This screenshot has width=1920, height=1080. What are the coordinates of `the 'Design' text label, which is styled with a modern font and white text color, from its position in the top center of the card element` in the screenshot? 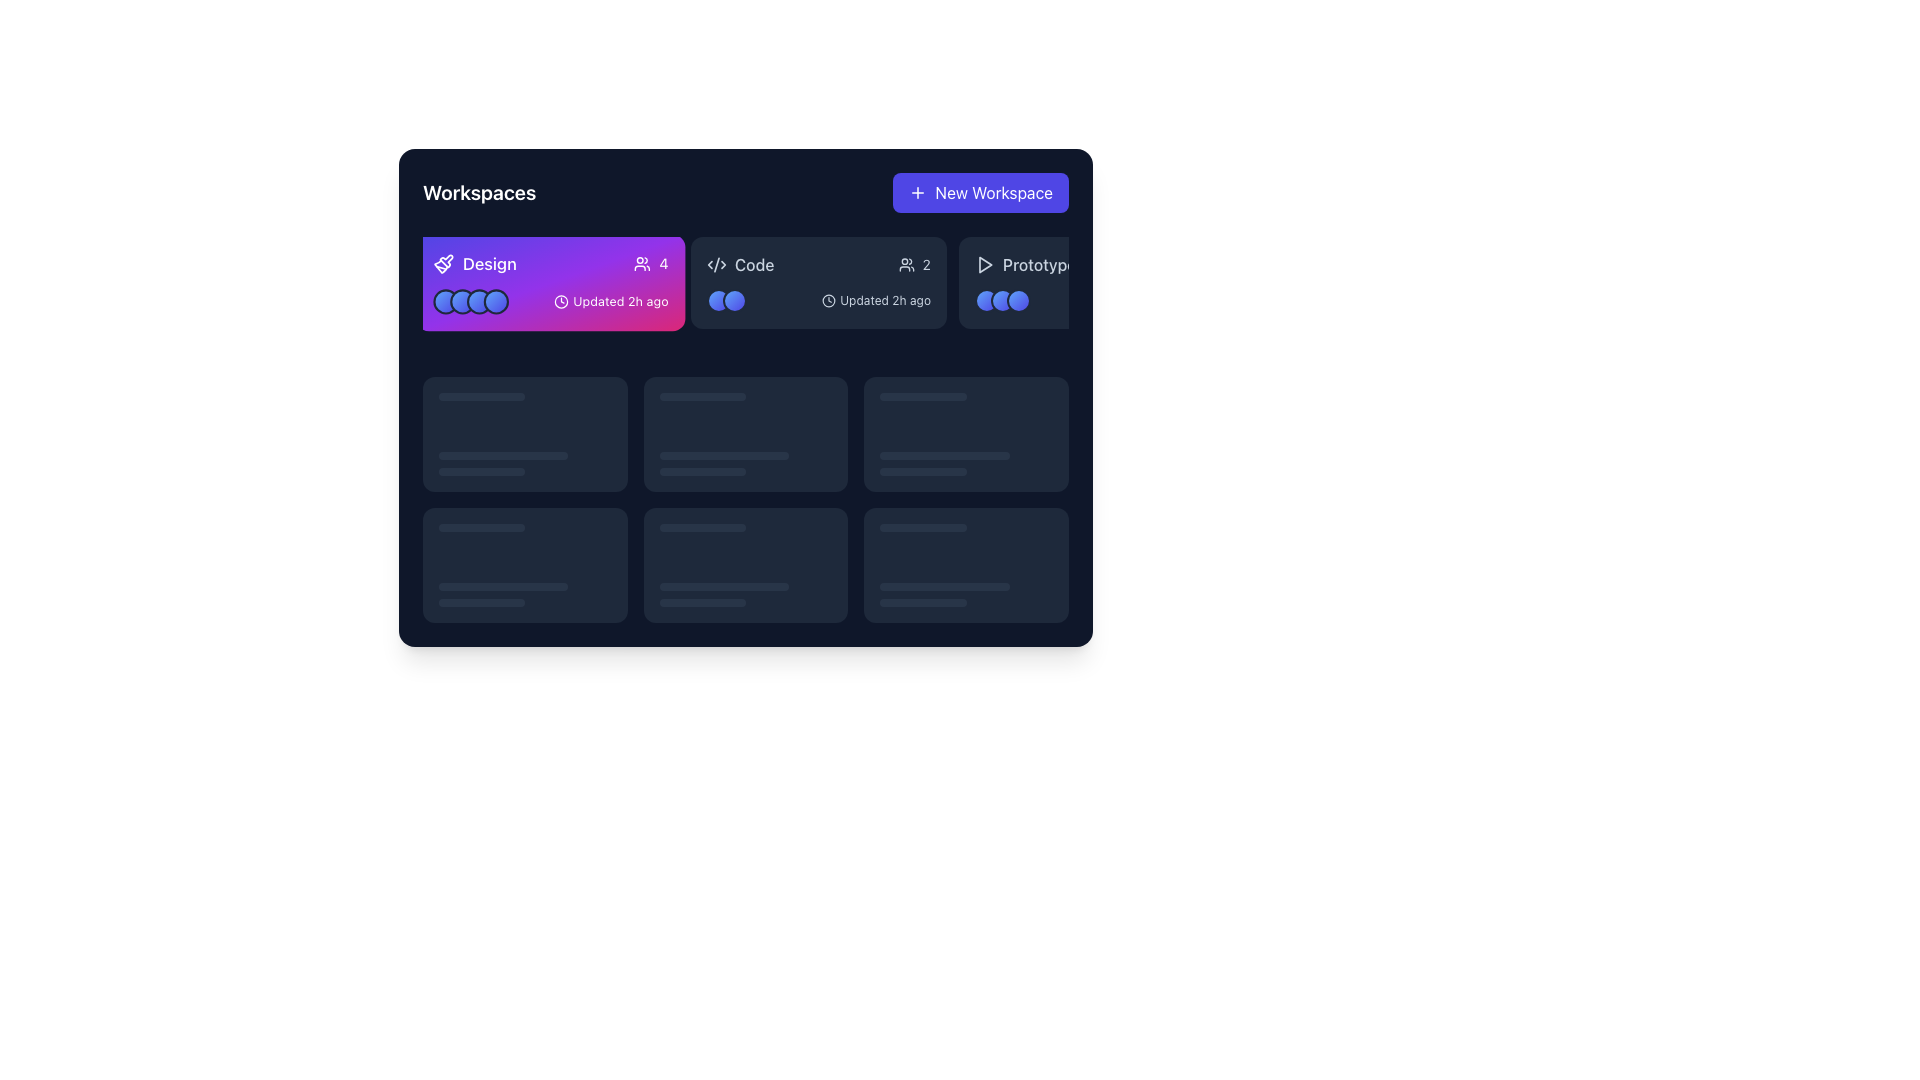 It's located at (551, 263).